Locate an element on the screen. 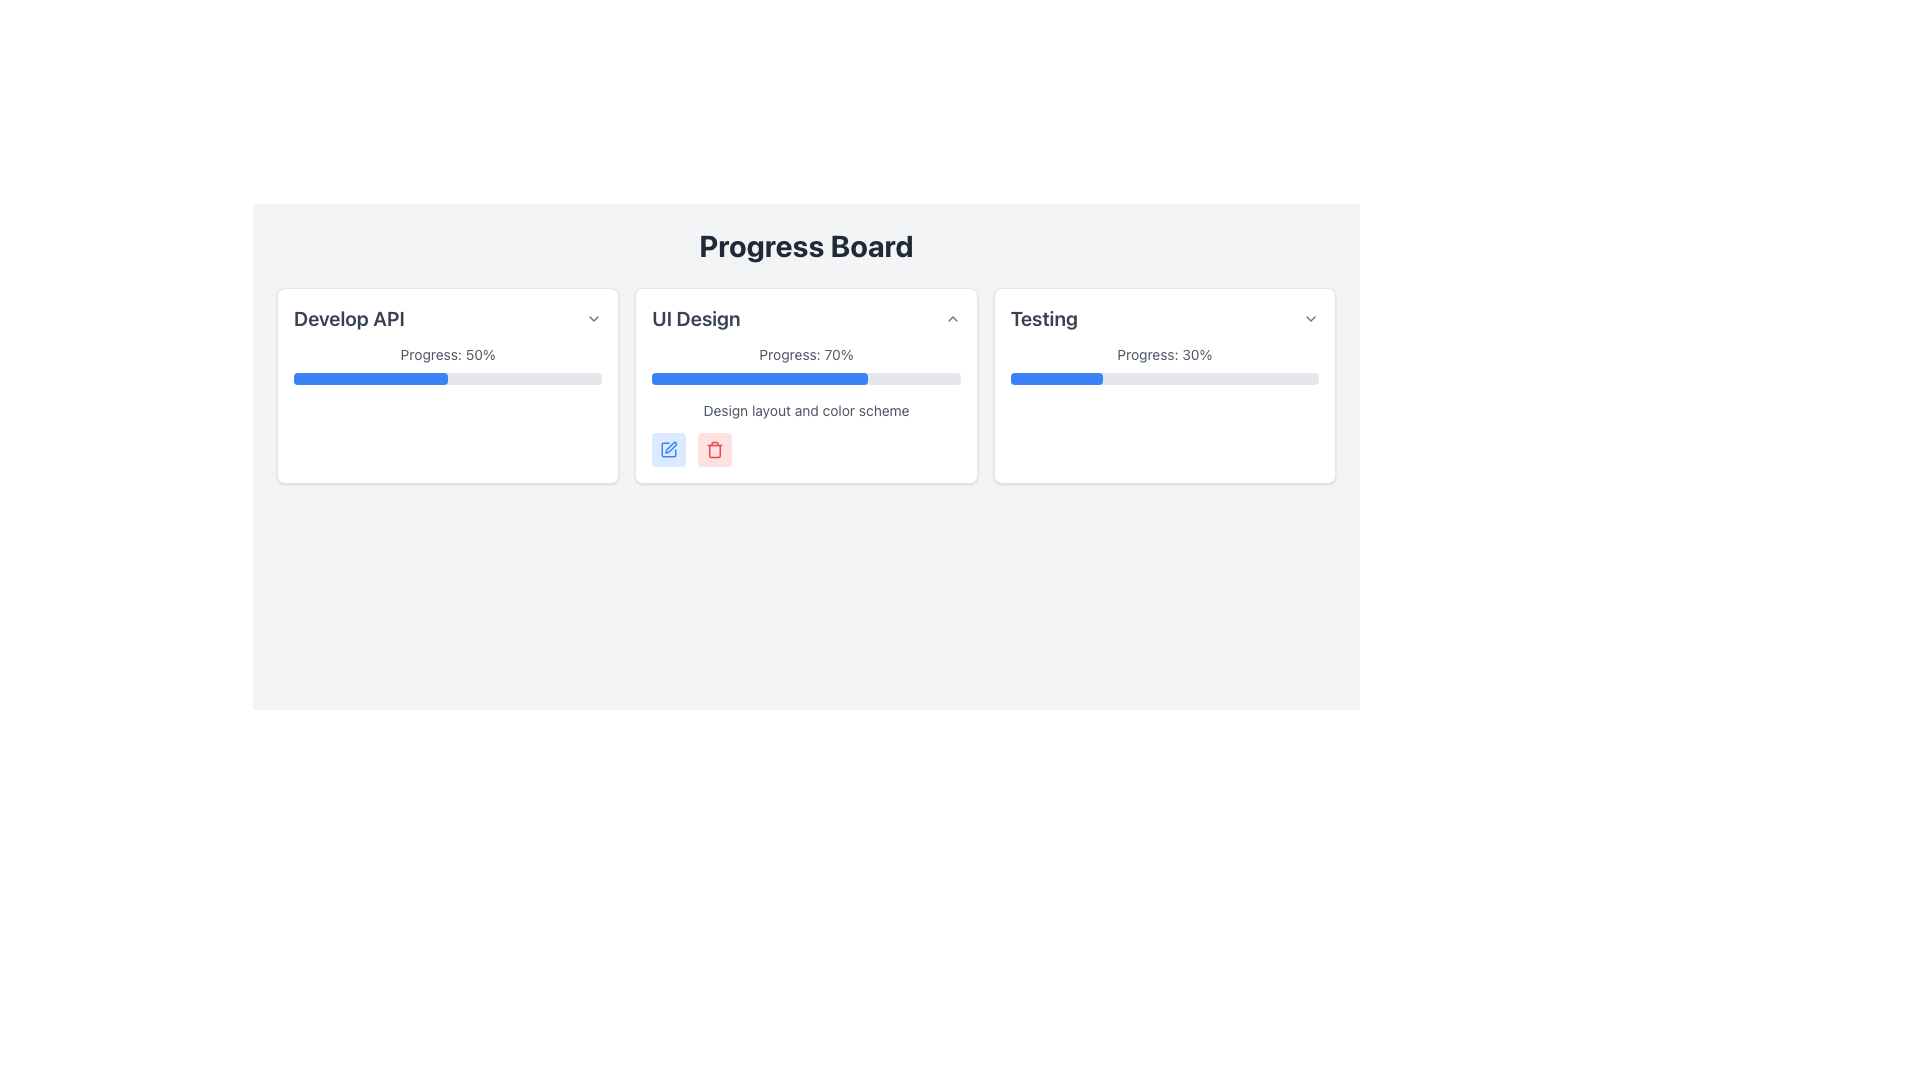 Image resolution: width=1920 pixels, height=1080 pixels. the red circular button with a white trash can icon located at the bottom of the 'UI Design' card is located at coordinates (715, 450).